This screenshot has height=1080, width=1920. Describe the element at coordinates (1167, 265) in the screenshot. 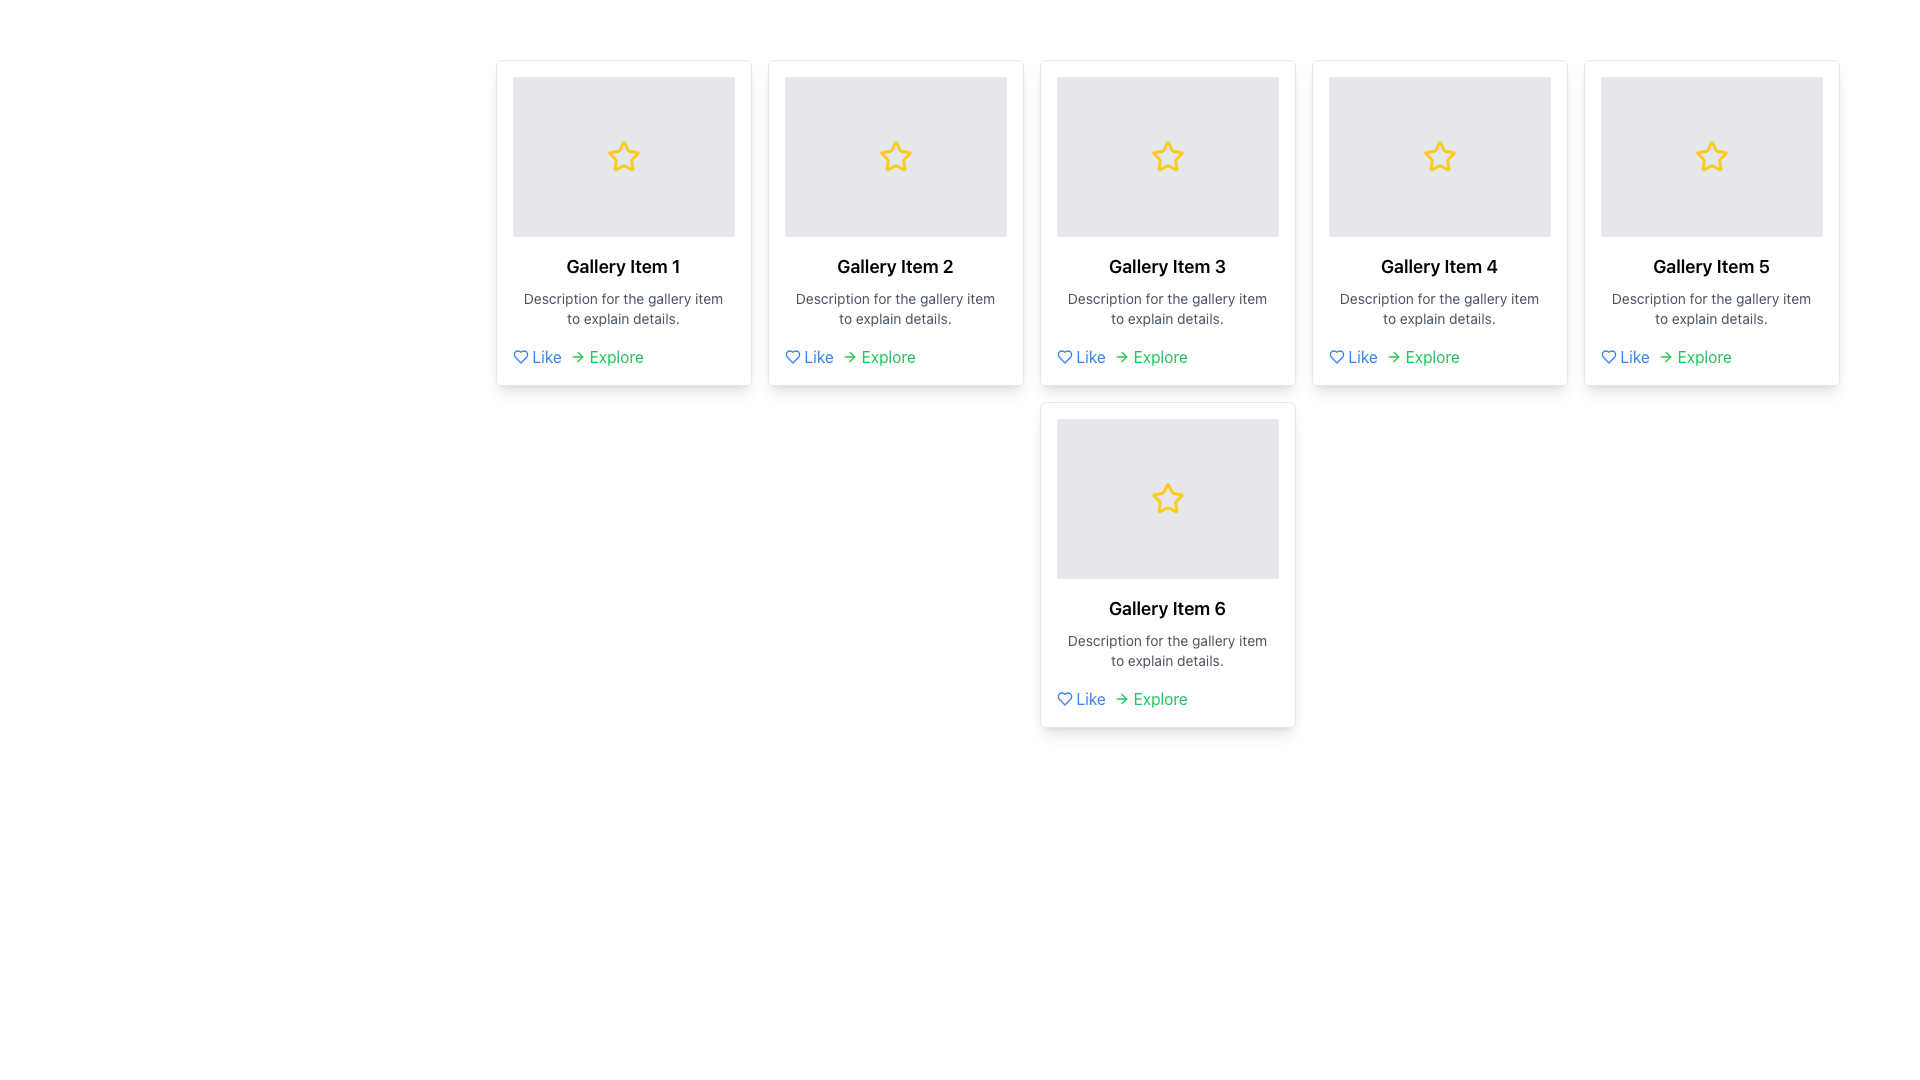

I see `the text label that reads 'Gallery Item 3', which is styled in a larger and bold font and located in the middle card of the top row in a grid layout` at that location.